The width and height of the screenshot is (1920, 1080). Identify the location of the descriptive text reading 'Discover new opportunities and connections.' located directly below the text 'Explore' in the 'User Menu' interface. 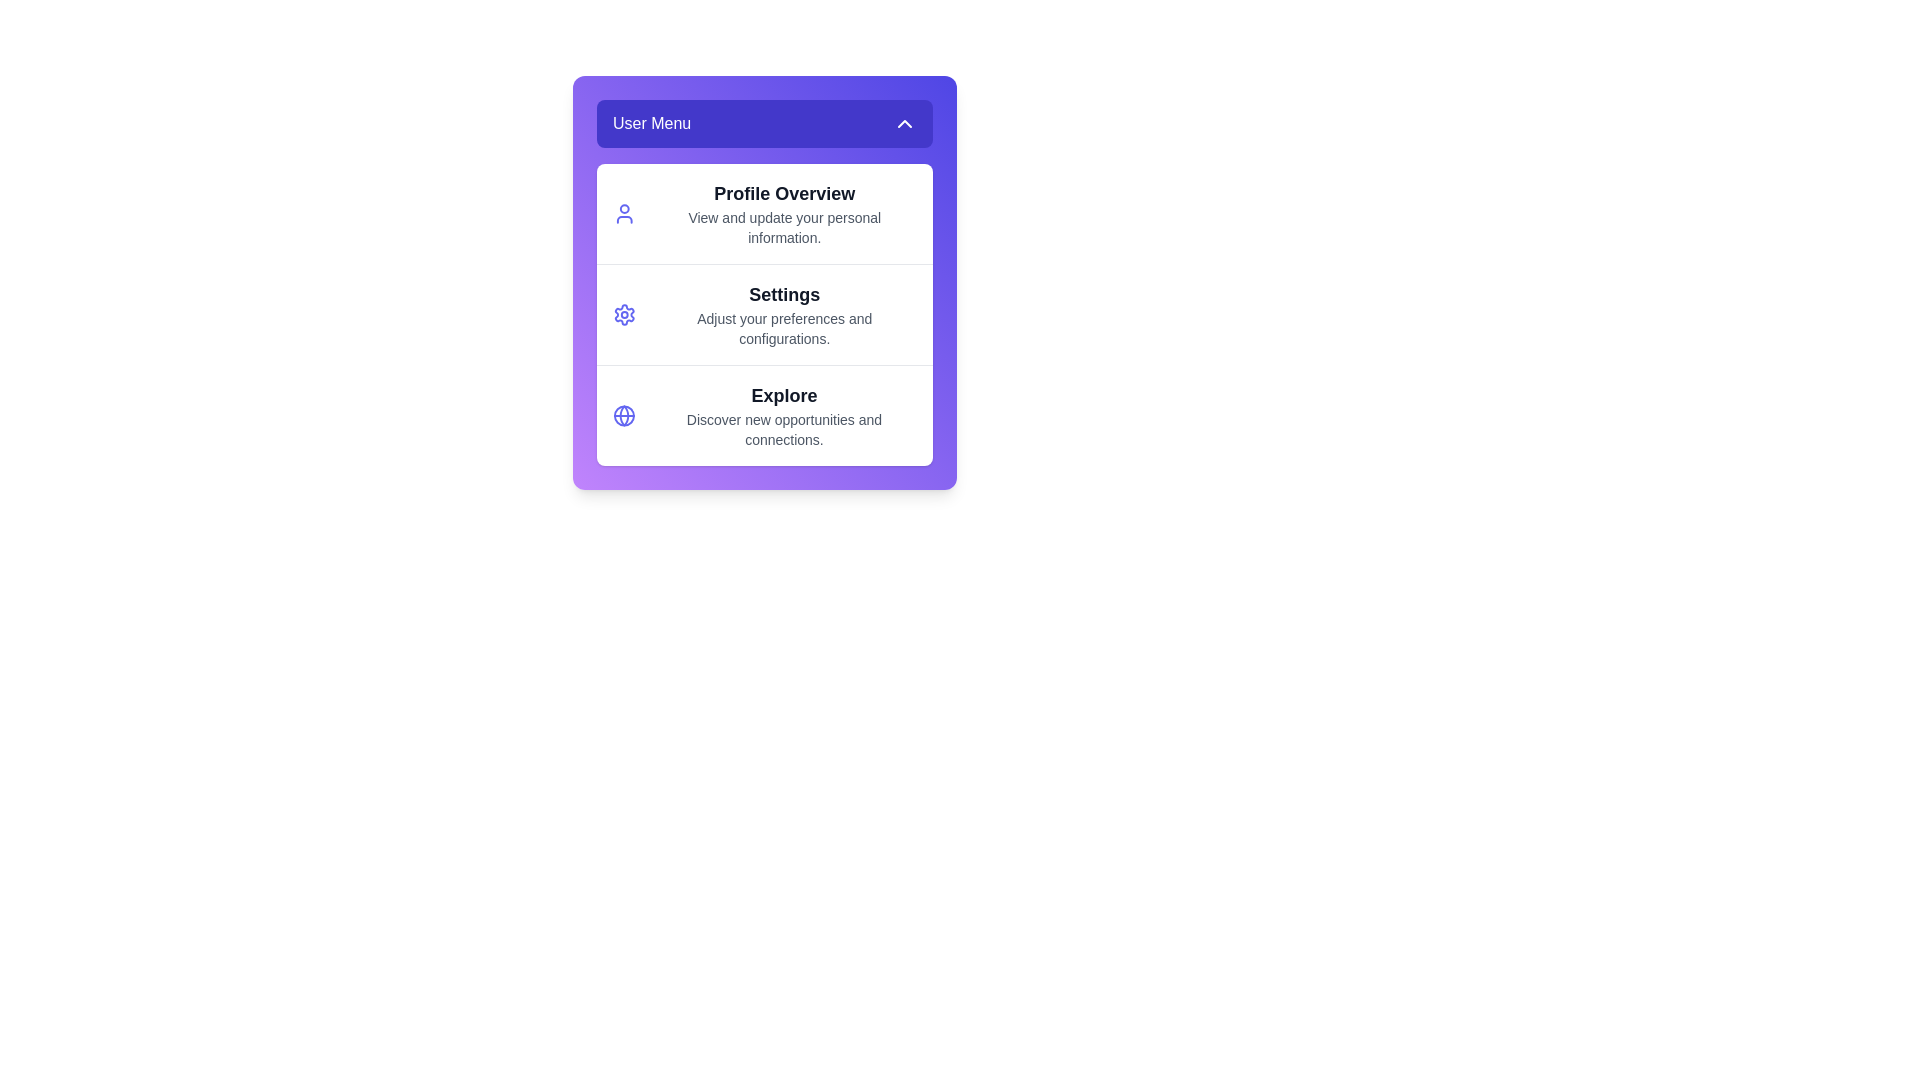
(783, 428).